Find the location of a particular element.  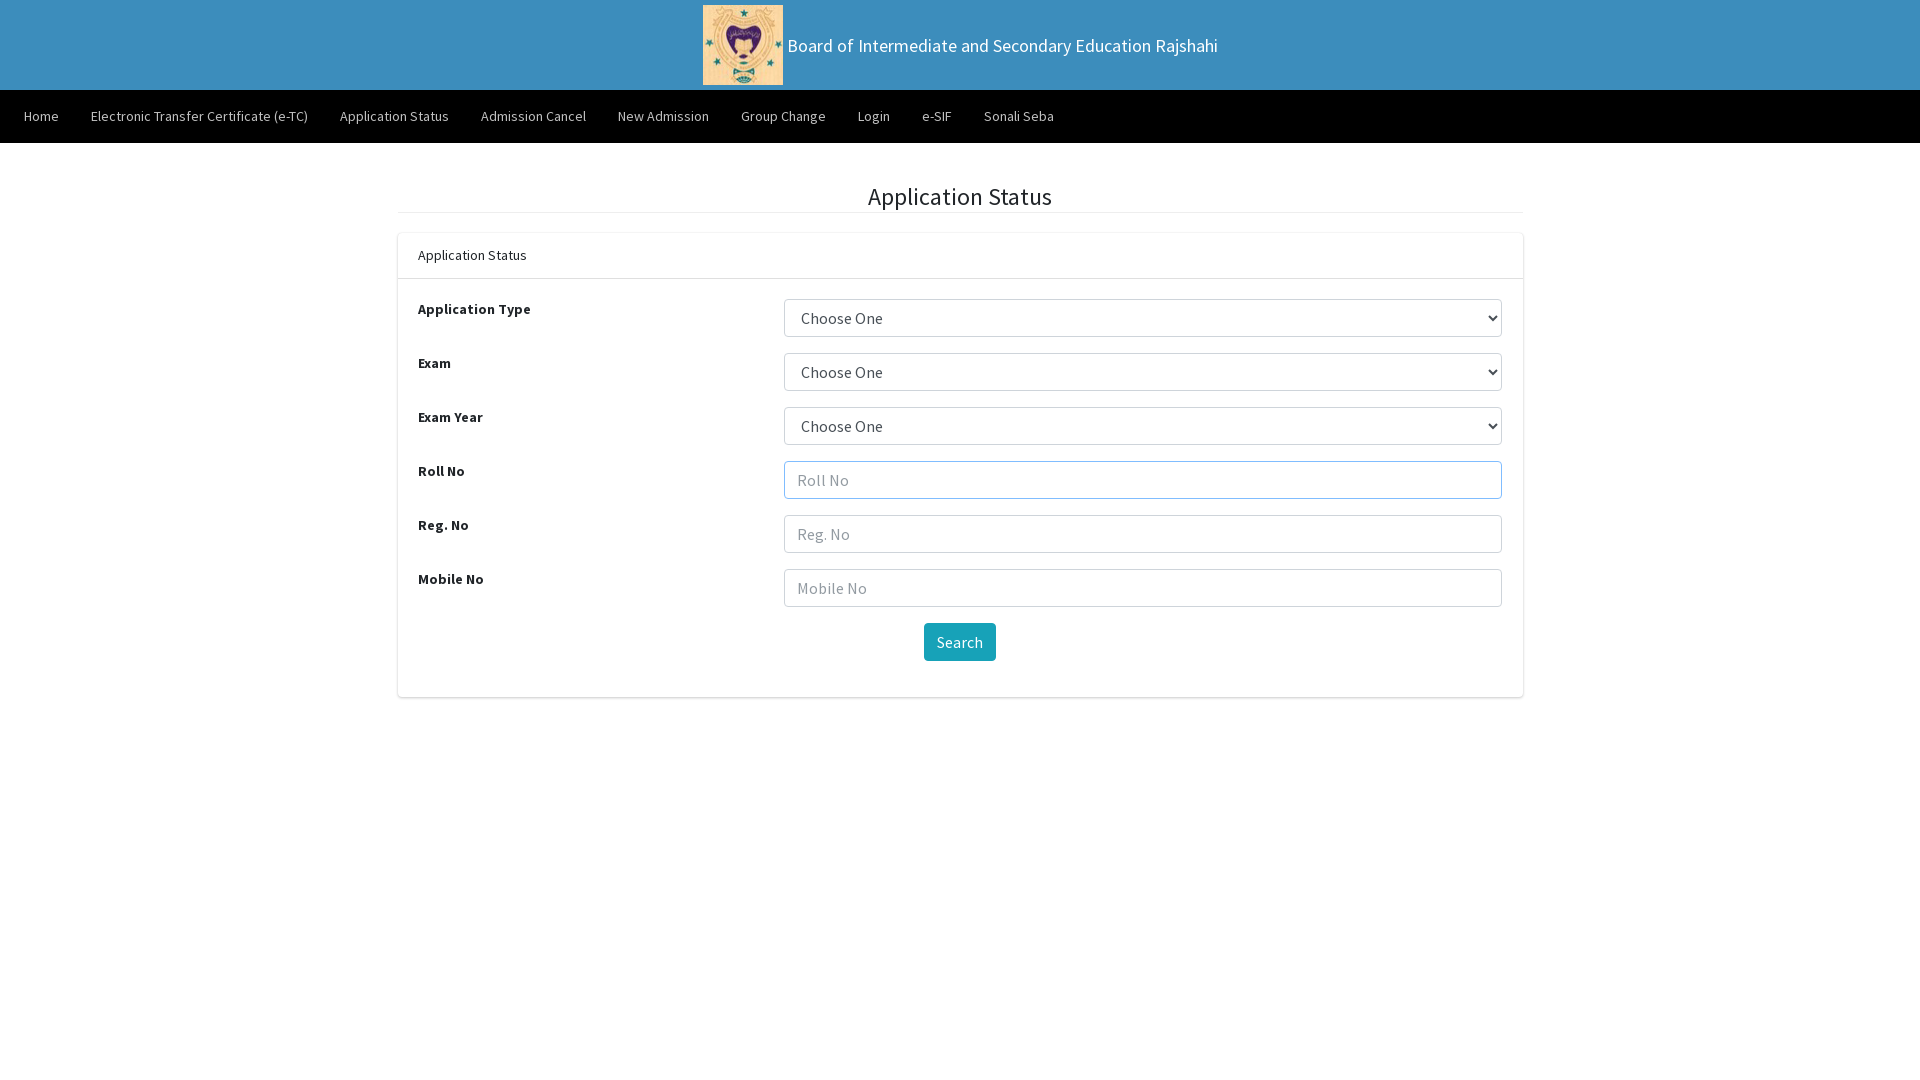

'Group Change' is located at coordinates (782, 116).